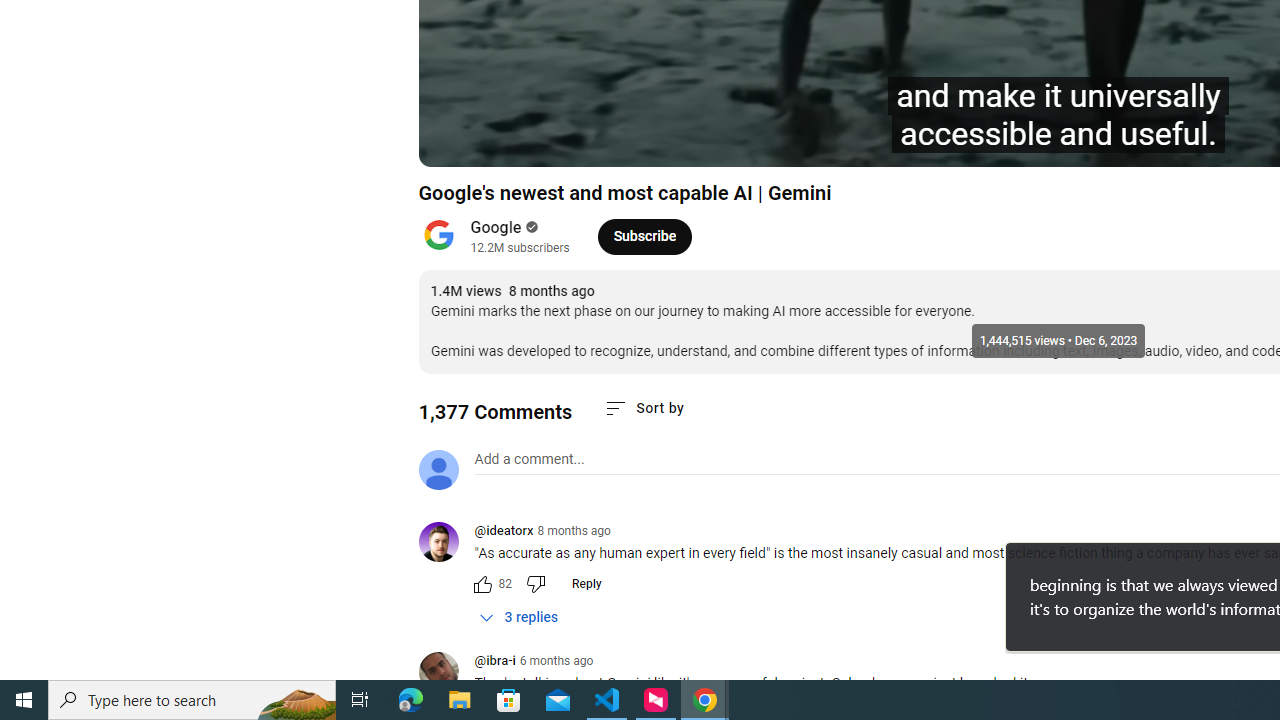  What do you see at coordinates (445, 673) in the screenshot?
I see `'@ibra-i'` at bounding box center [445, 673].